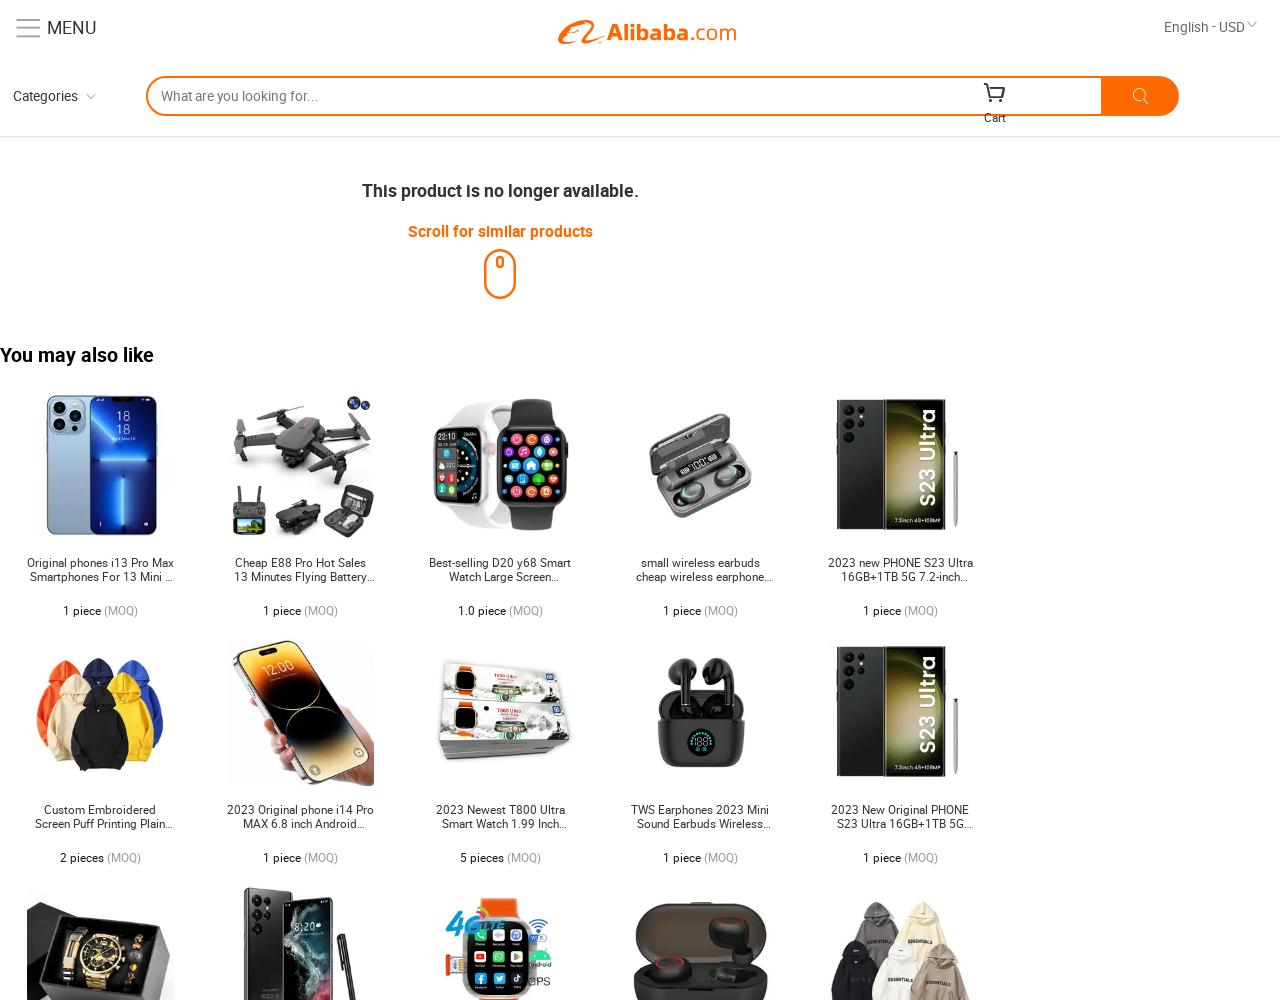  What do you see at coordinates (25, 589) in the screenshot?
I see `'Original phones i13 Pro Max Smartphones For   13 Mini  s 13Pro Max 16GB+512GB 5G Dual SIM Cellphone Mobile Phone'` at bounding box center [25, 589].